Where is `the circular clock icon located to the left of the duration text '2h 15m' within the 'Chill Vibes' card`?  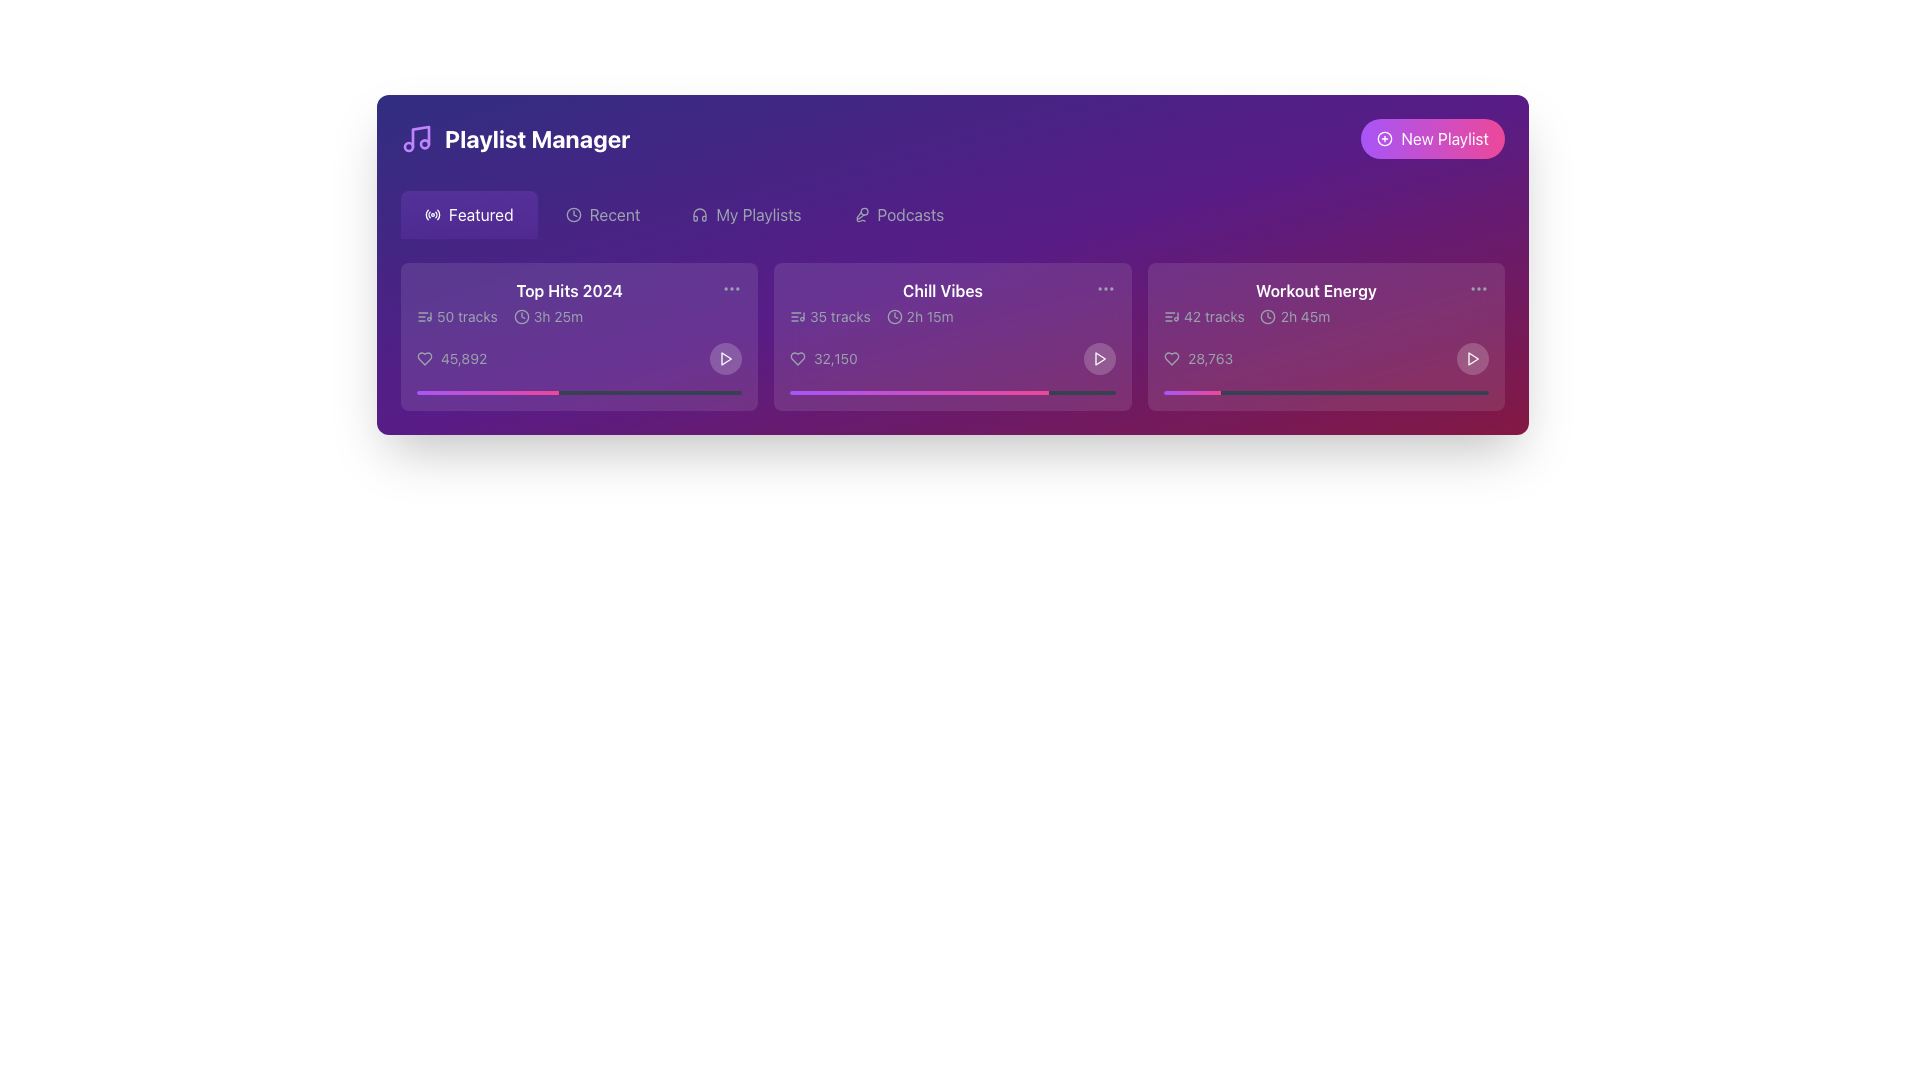
the circular clock icon located to the left of the duration text '2h 15m' within the 'Chill Vibes' card is located at coordinates (893, 315).